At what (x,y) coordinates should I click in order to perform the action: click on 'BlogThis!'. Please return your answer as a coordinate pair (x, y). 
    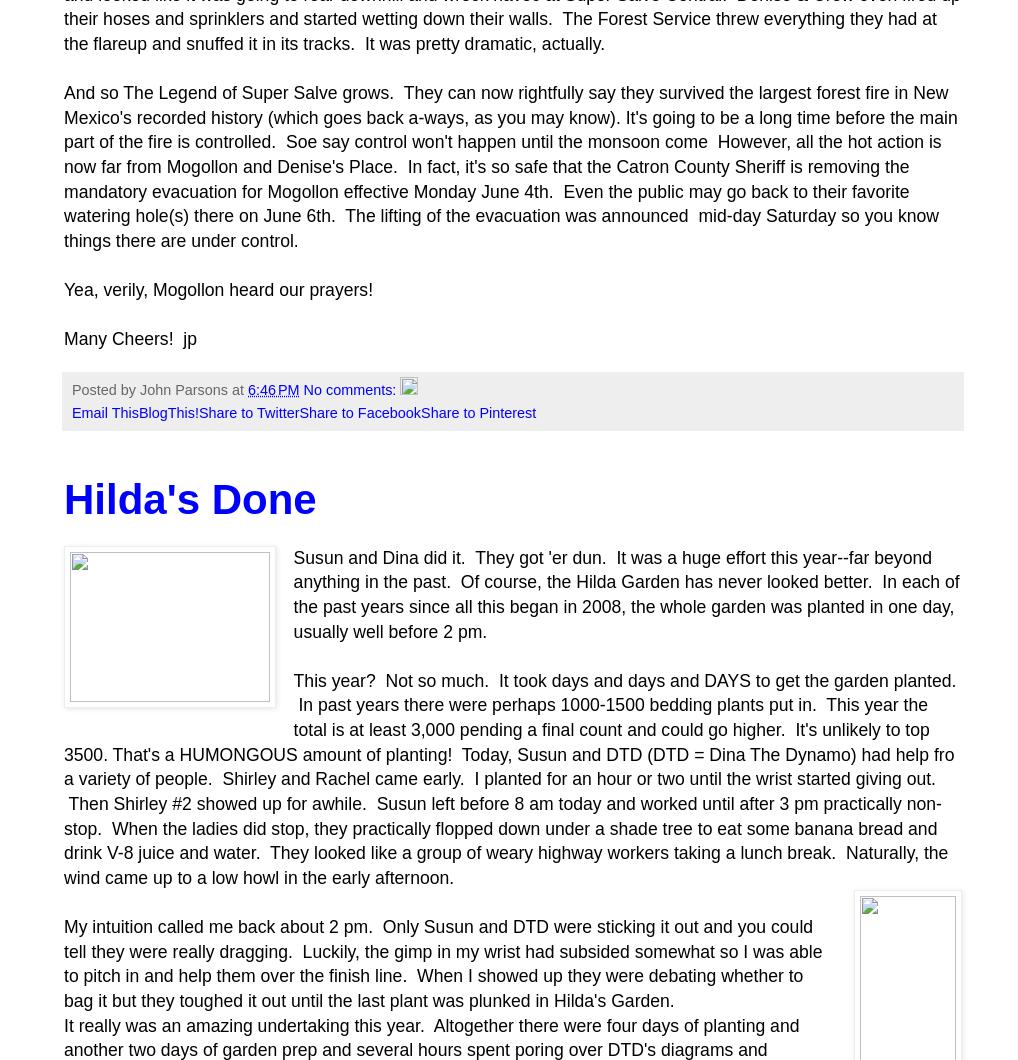
    Looking at the image, I should click on (137, 411).